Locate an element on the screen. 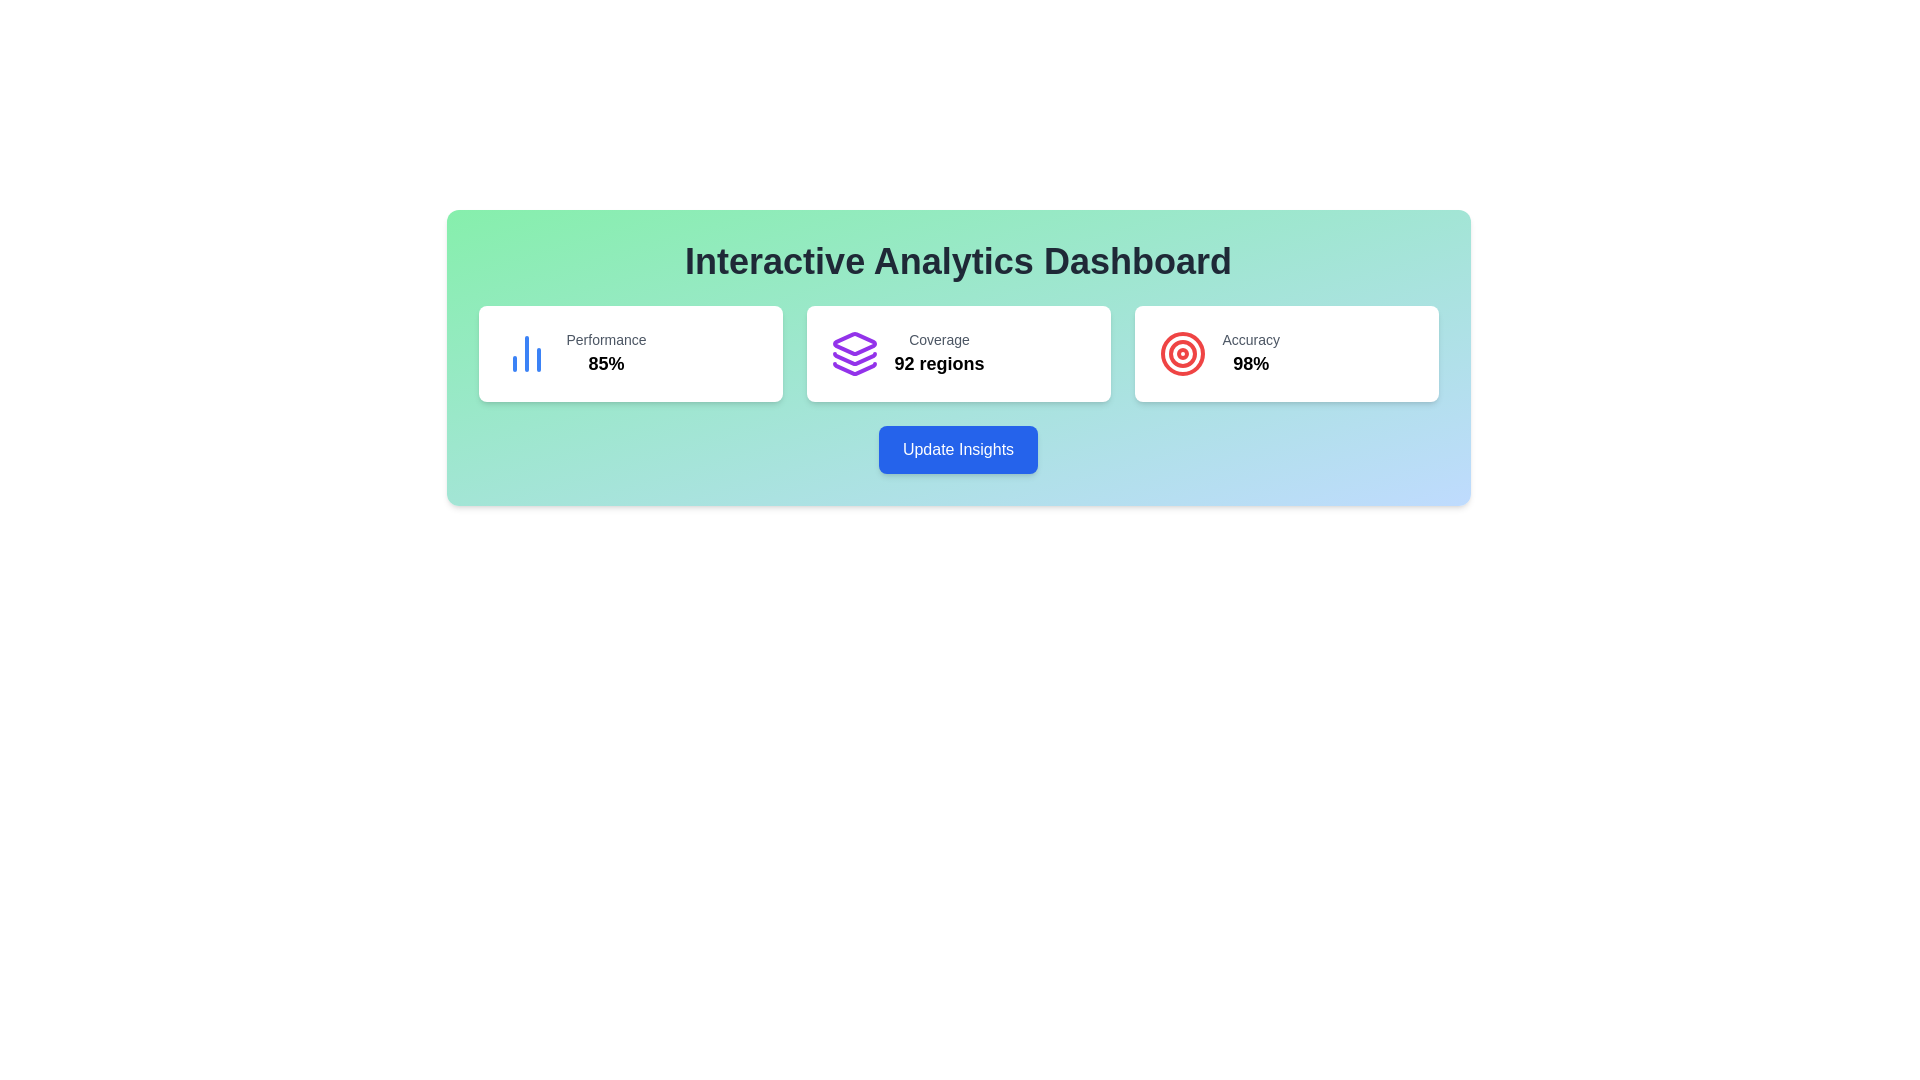  the 'Update Insights' button, which is a rectangular button with a blue background and white text, located centrally in the lower section of a card layout is located at coordinates (957, 450).